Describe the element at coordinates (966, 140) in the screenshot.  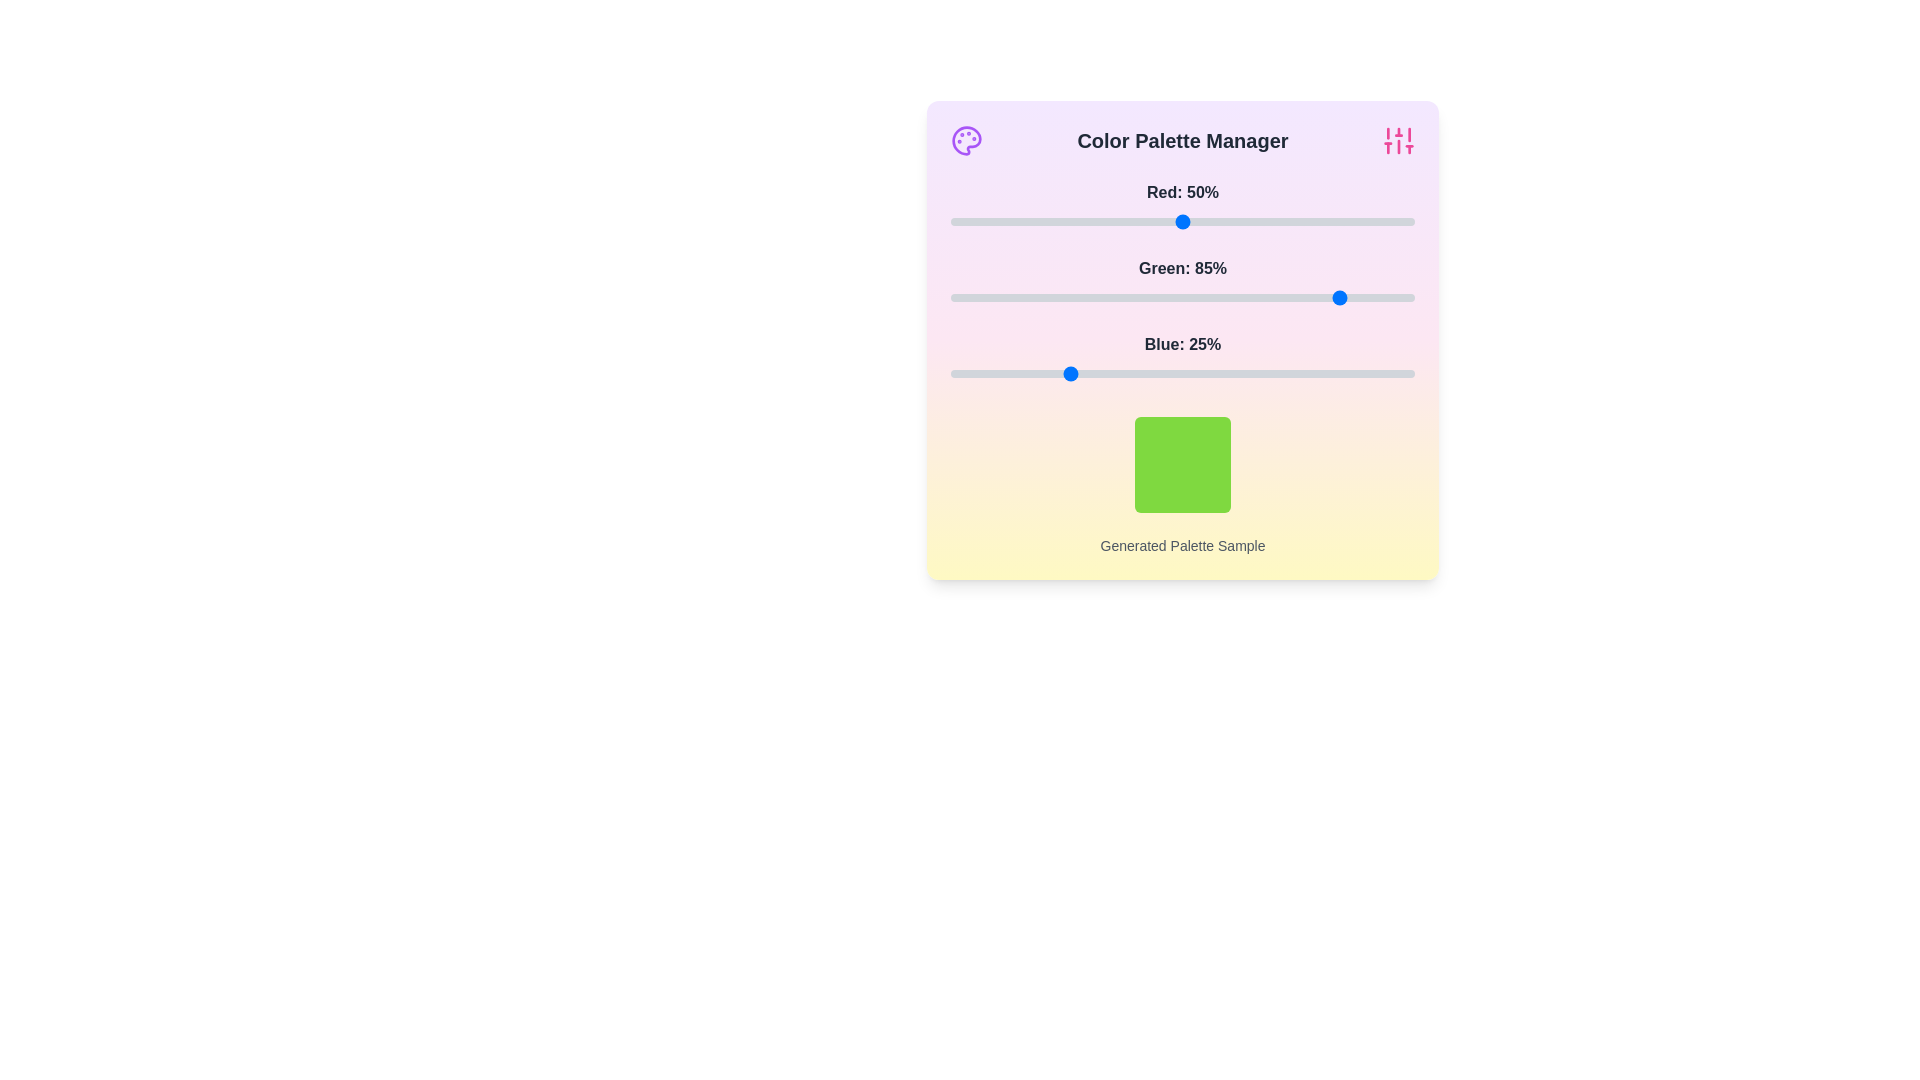
I see `the Palette icon in the header of the Color Palette Manager` at that location.